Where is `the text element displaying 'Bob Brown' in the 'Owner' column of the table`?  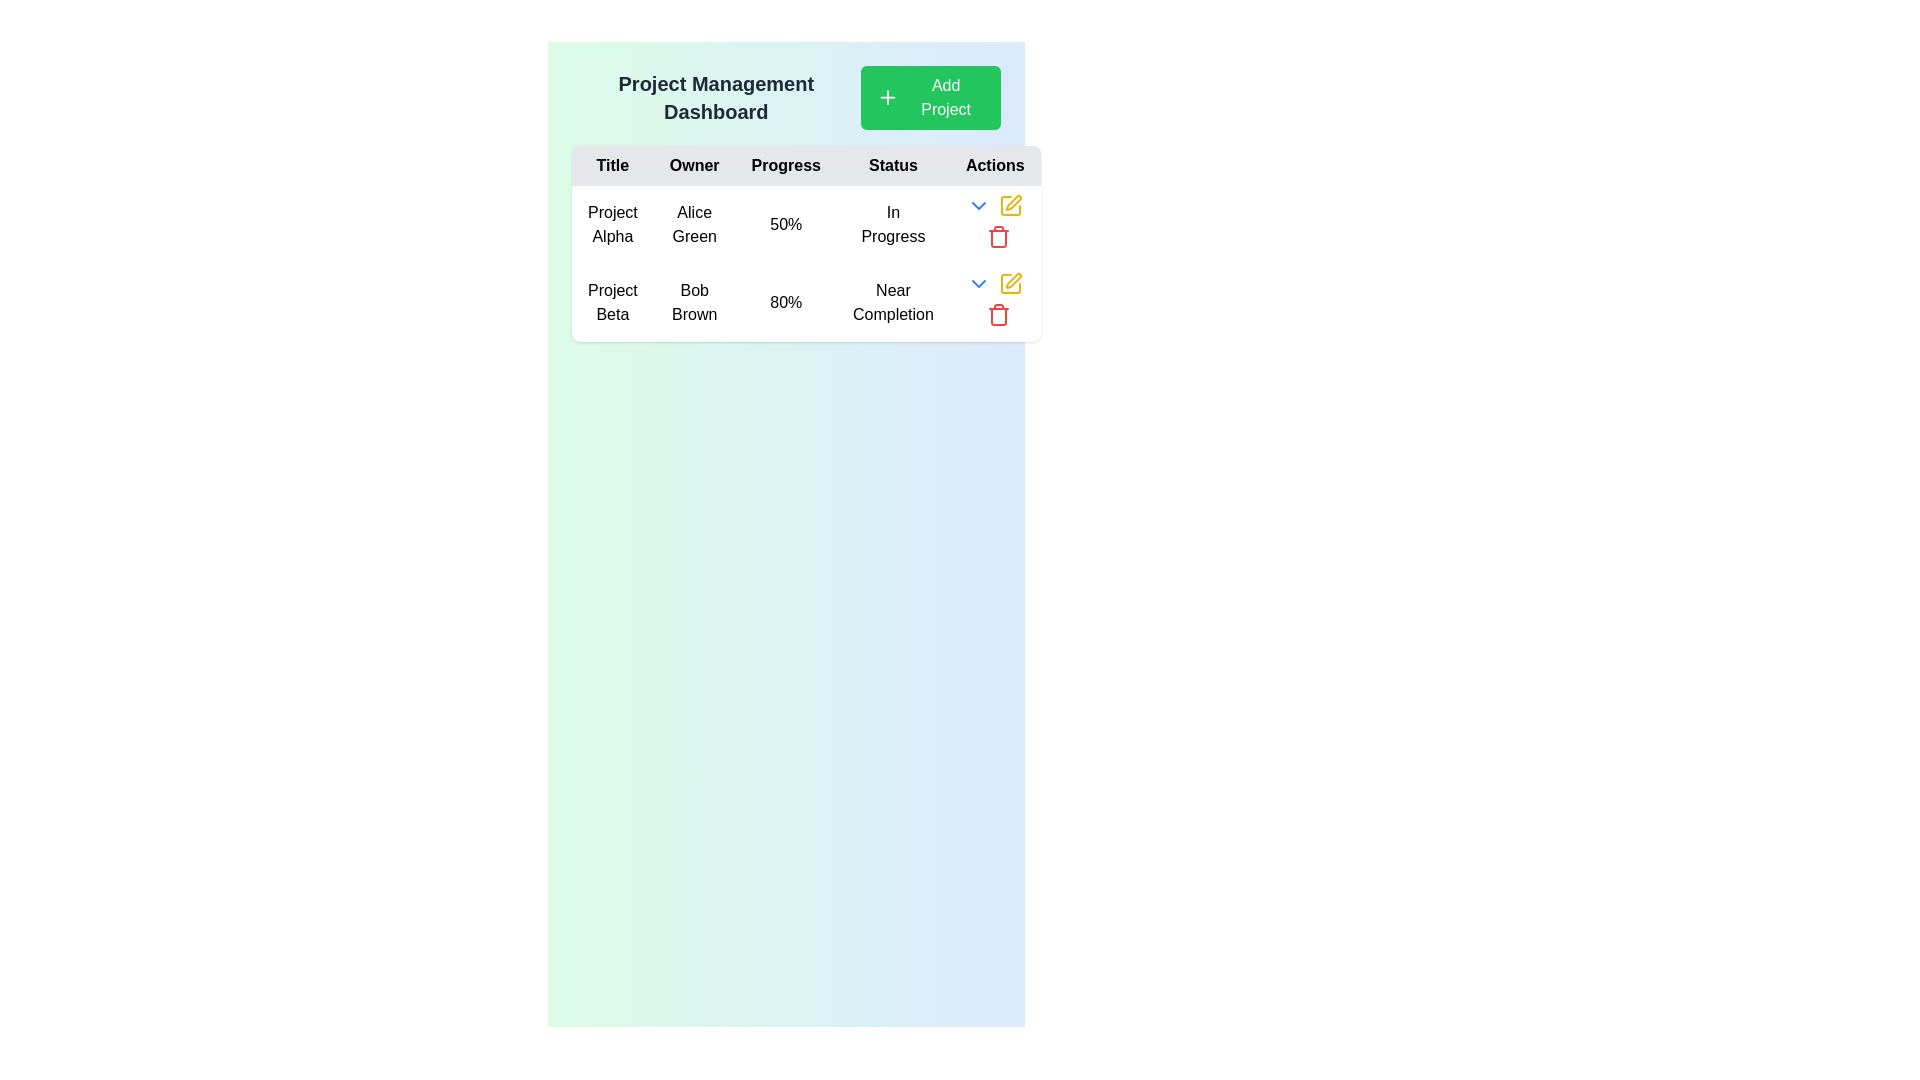 the text element displaying 'Bob Brown' in the 'Owner' column of the table is located at coordinates (694, 303).